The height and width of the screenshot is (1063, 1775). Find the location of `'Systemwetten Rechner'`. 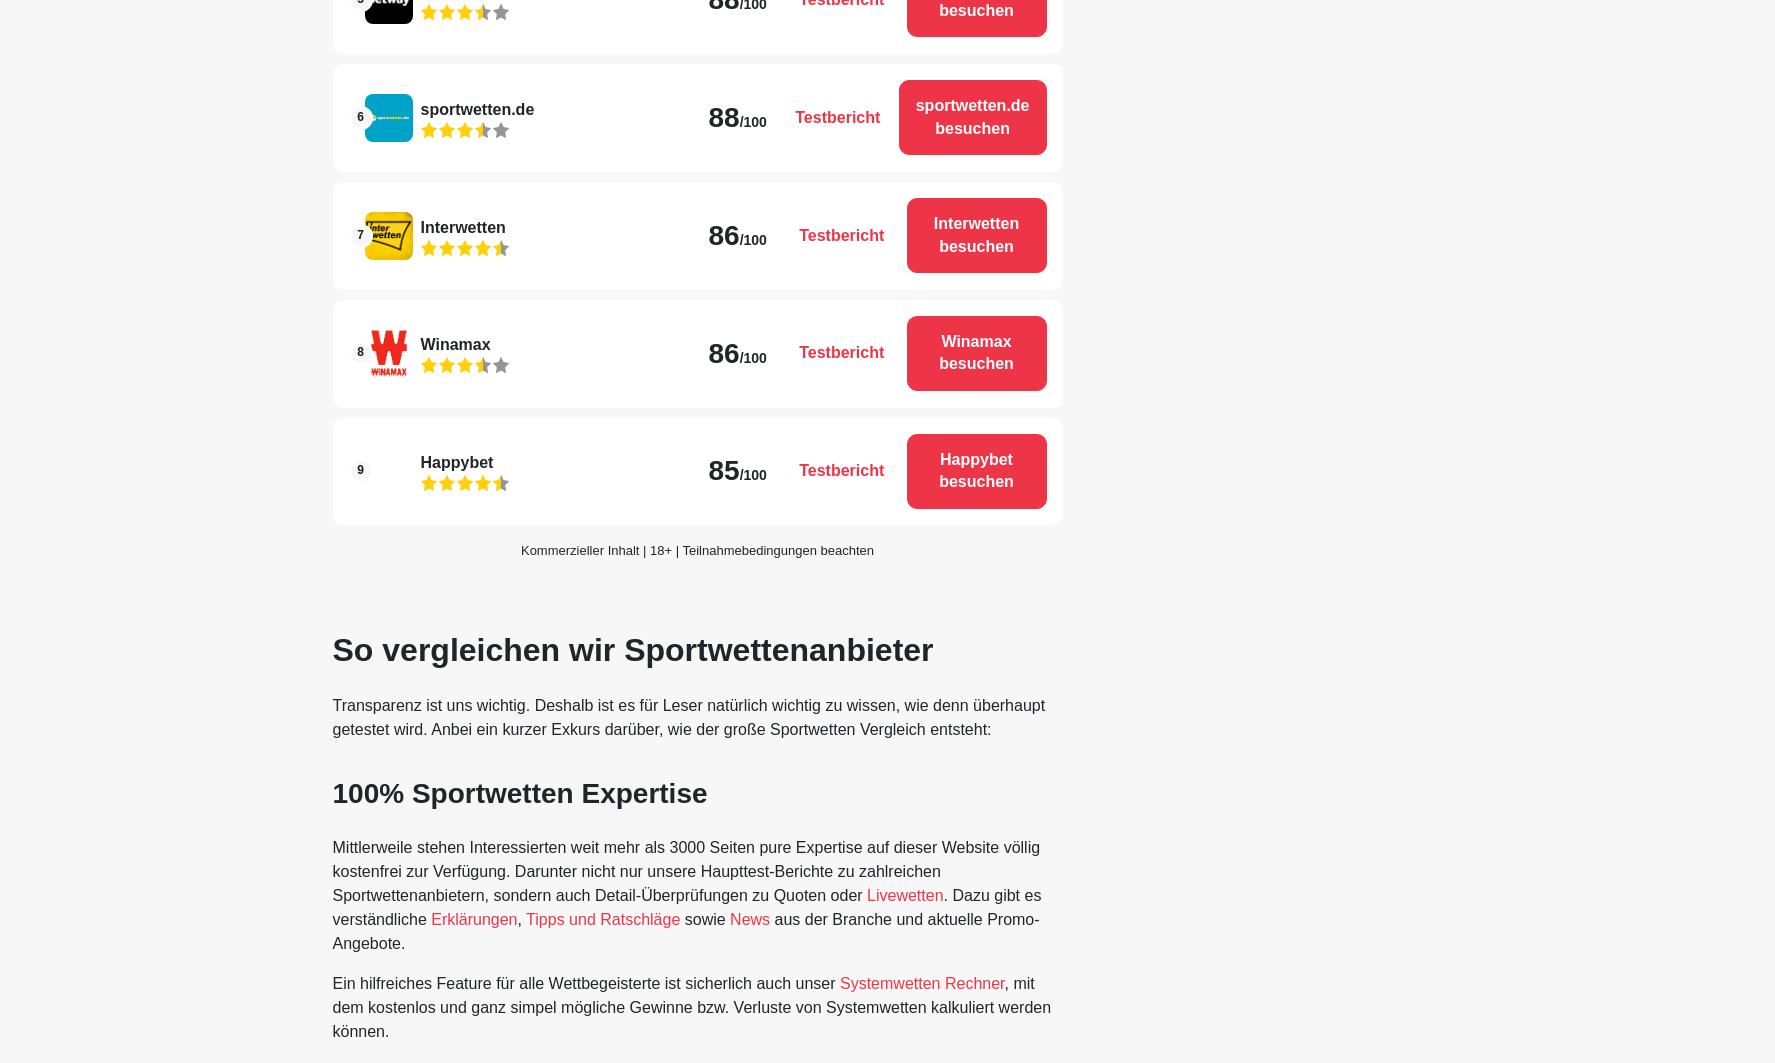

'Systemwetten Rechner' is located at coordinates (921, 982).